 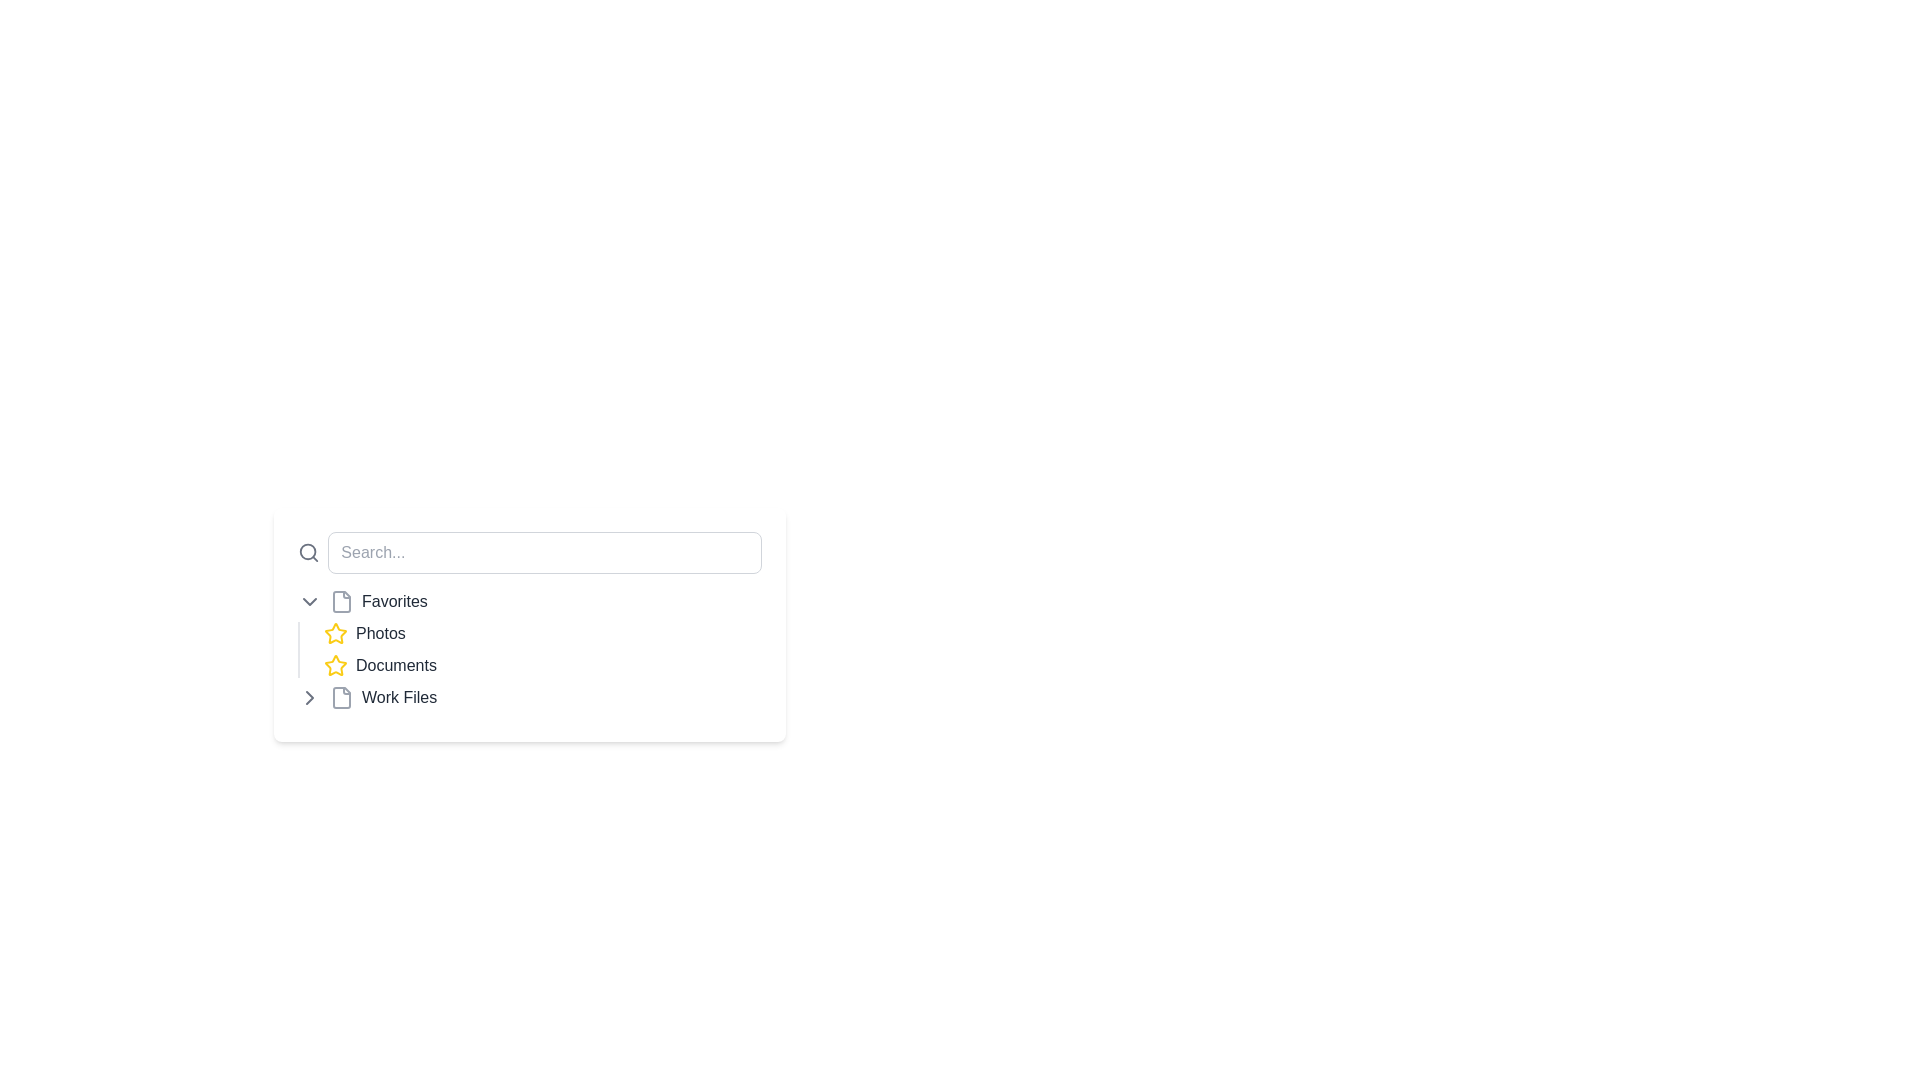 What do you see at coordinates (542, 633) in the screenshot?
I see `the first list item in the 'Favorites' section` at bounding box center [542, 633].